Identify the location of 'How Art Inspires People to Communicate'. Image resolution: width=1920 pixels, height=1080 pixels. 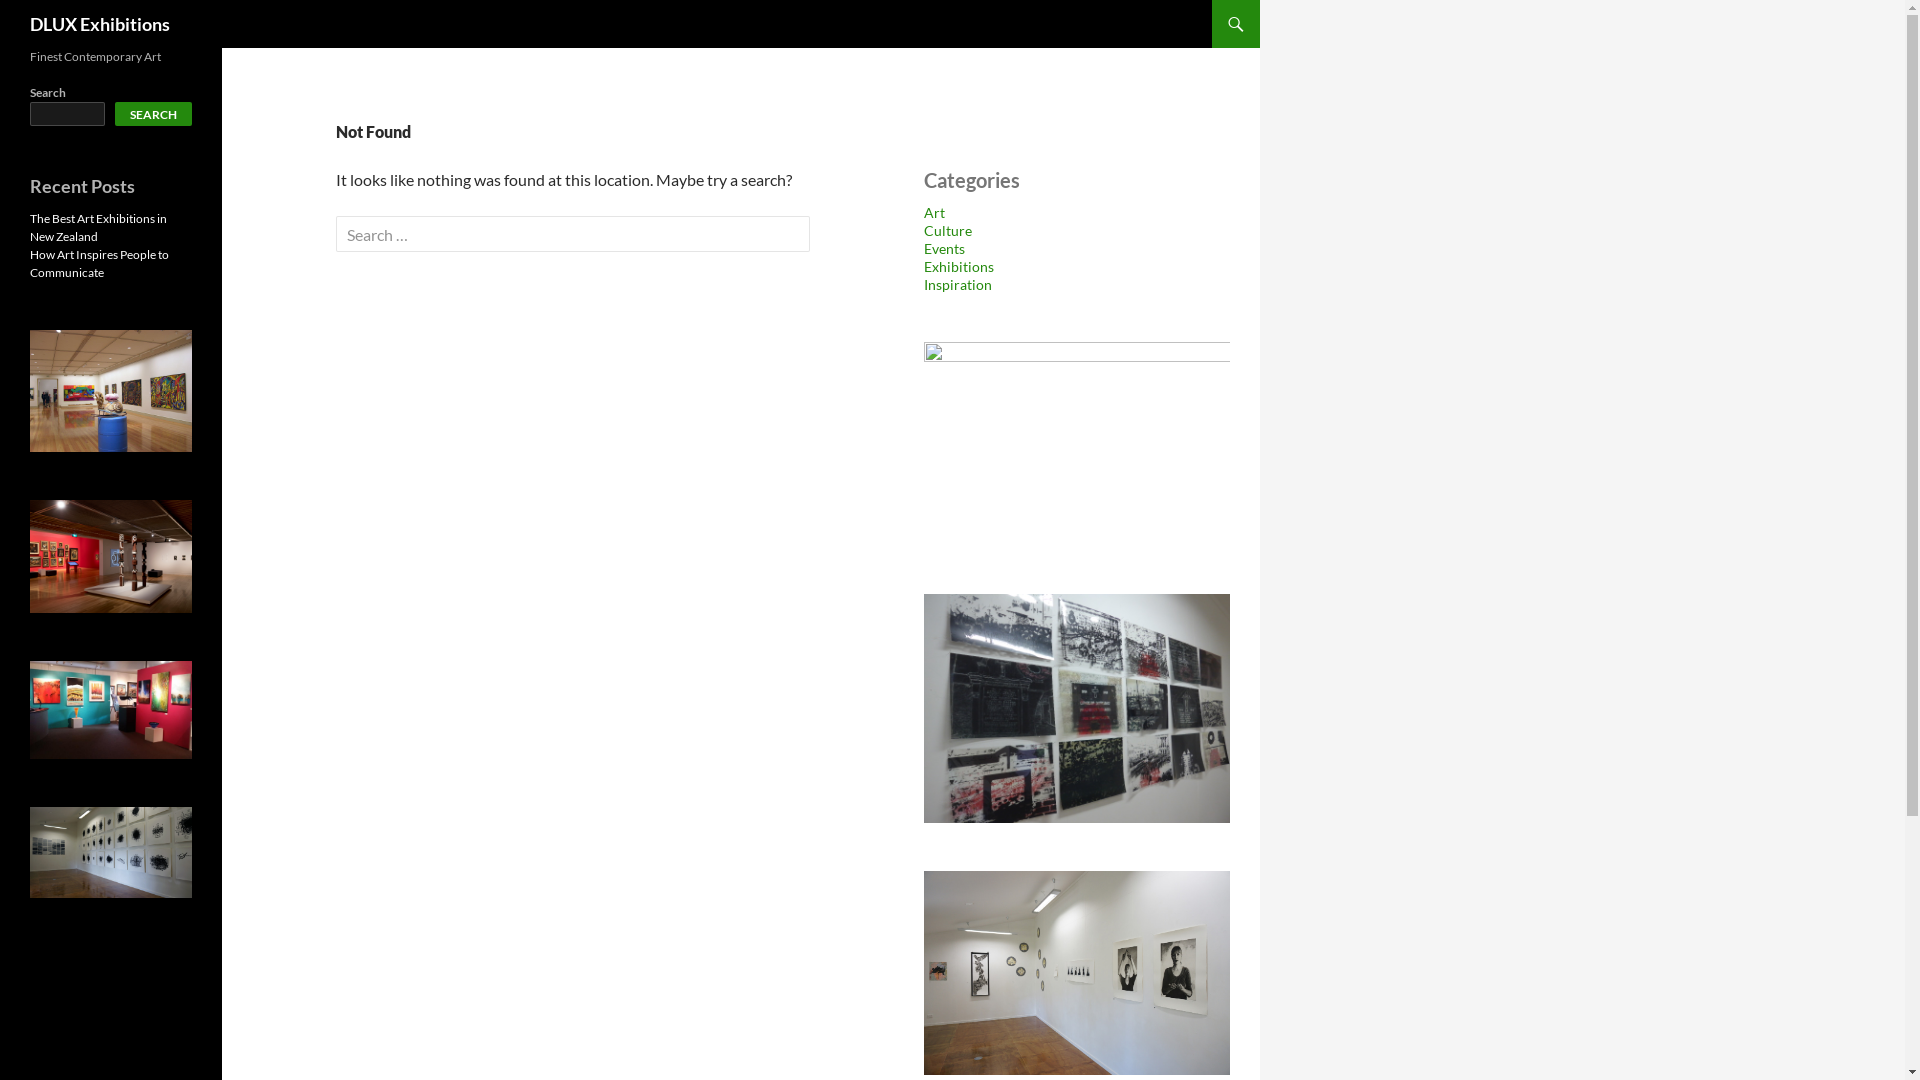
(29, 262).